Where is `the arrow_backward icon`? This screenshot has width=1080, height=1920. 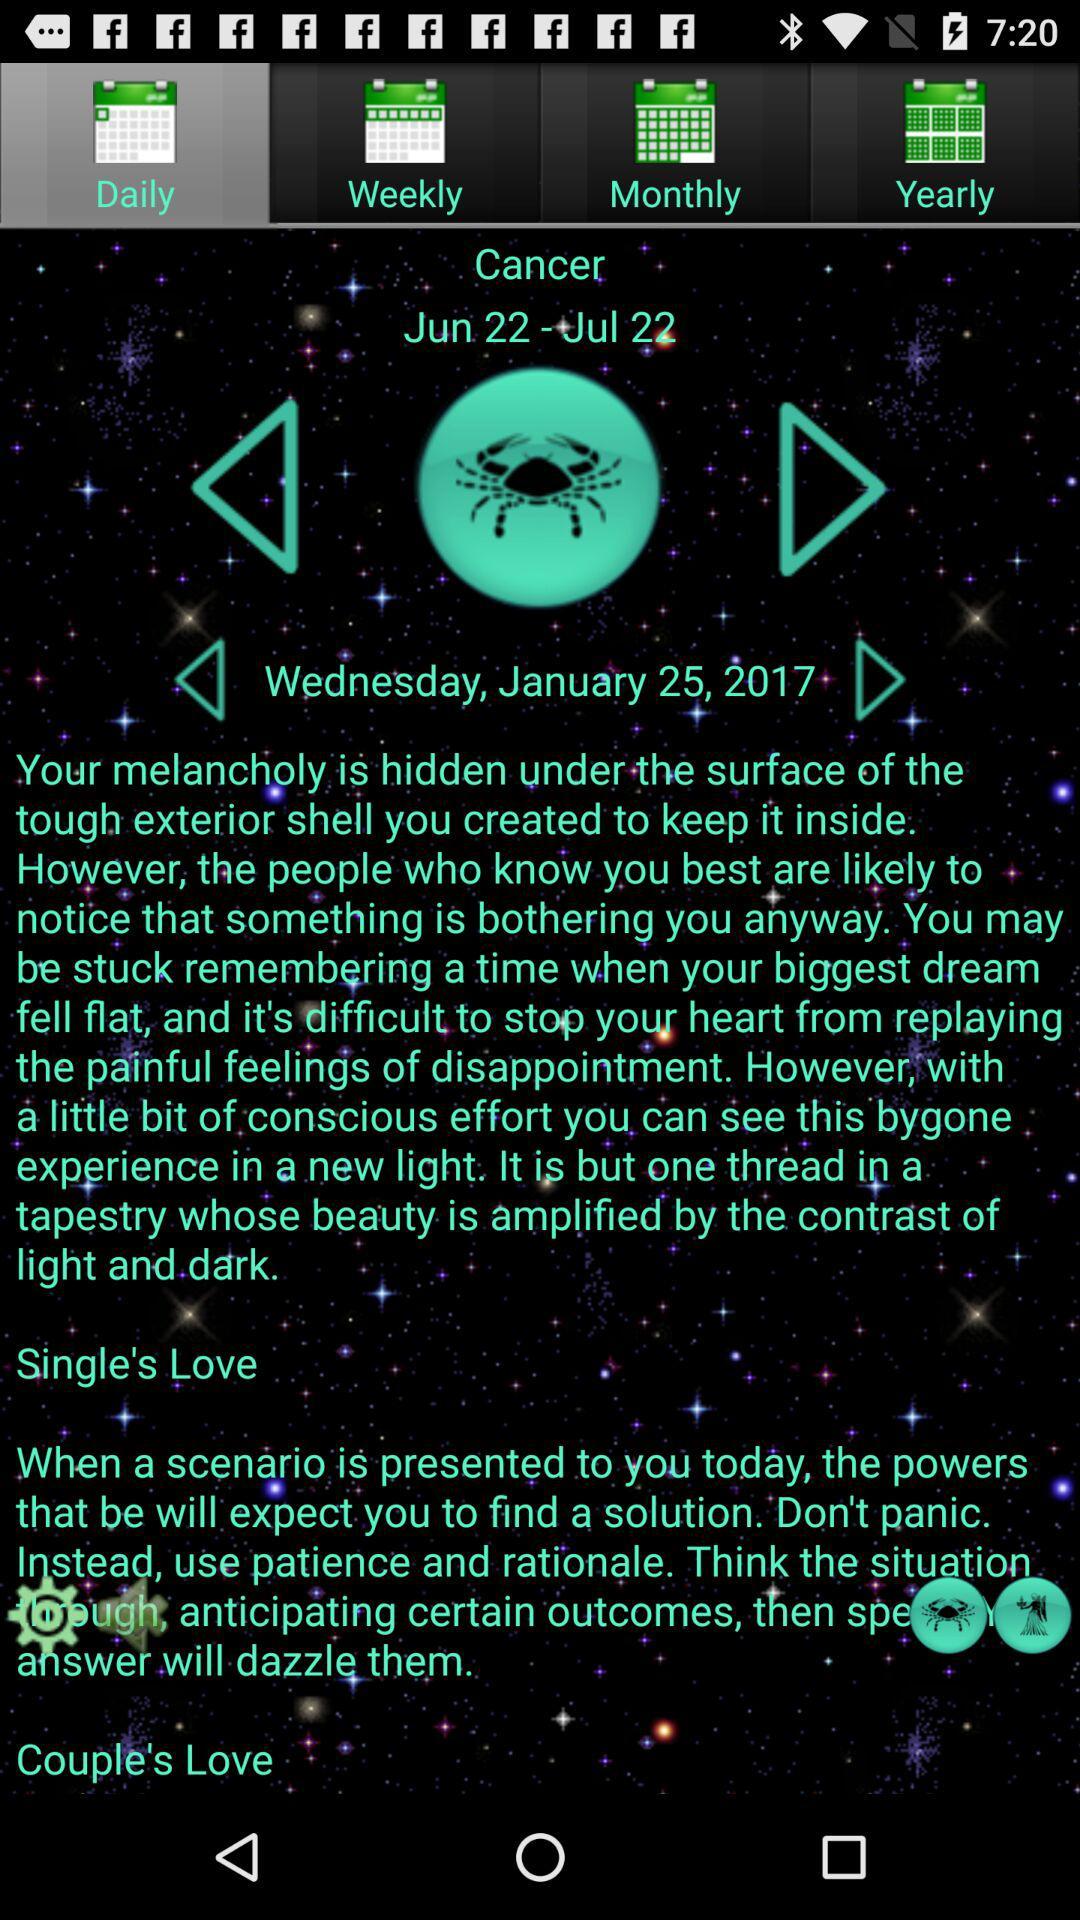
the arrow_backward icon is located at coordinates (246, 522).